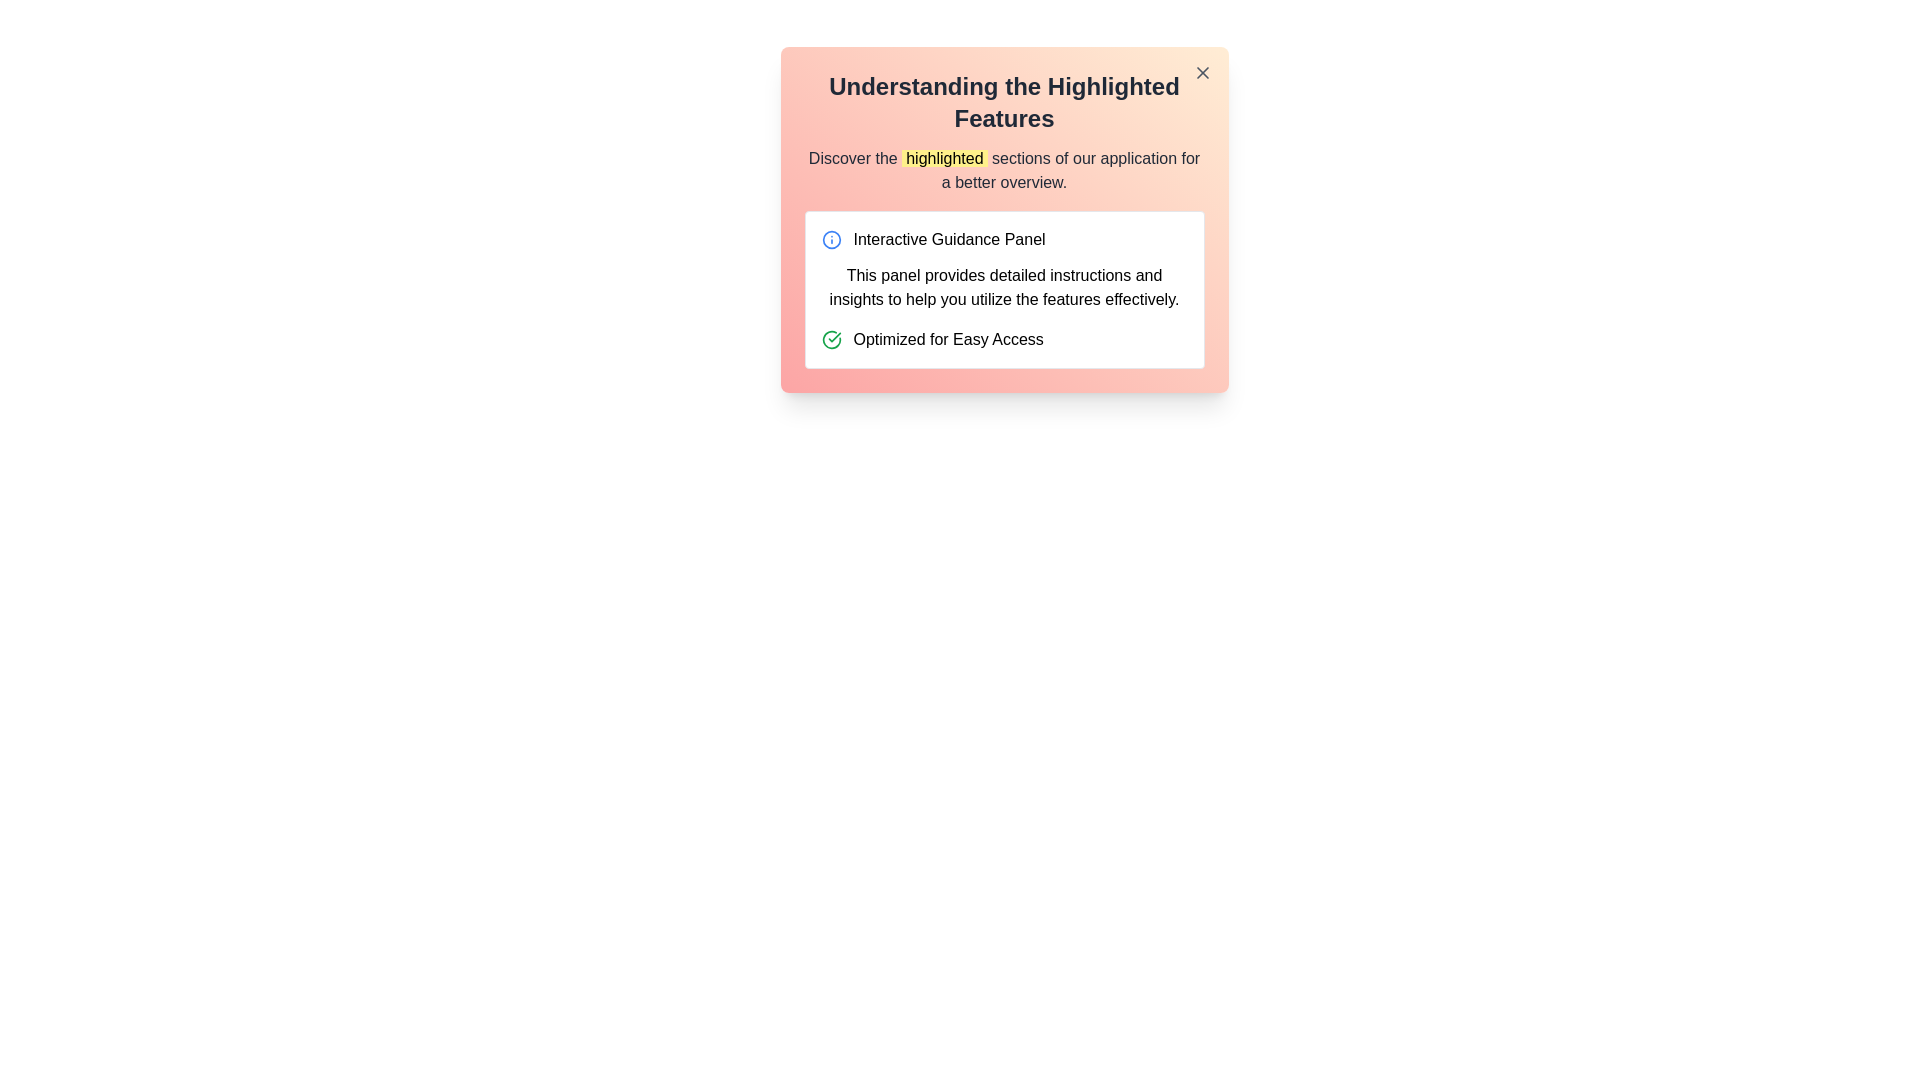  I want to click on the close button located at the top-right corner of the 'Understanding the Highlighted Features' panel to change its color, so click(1201, 72).